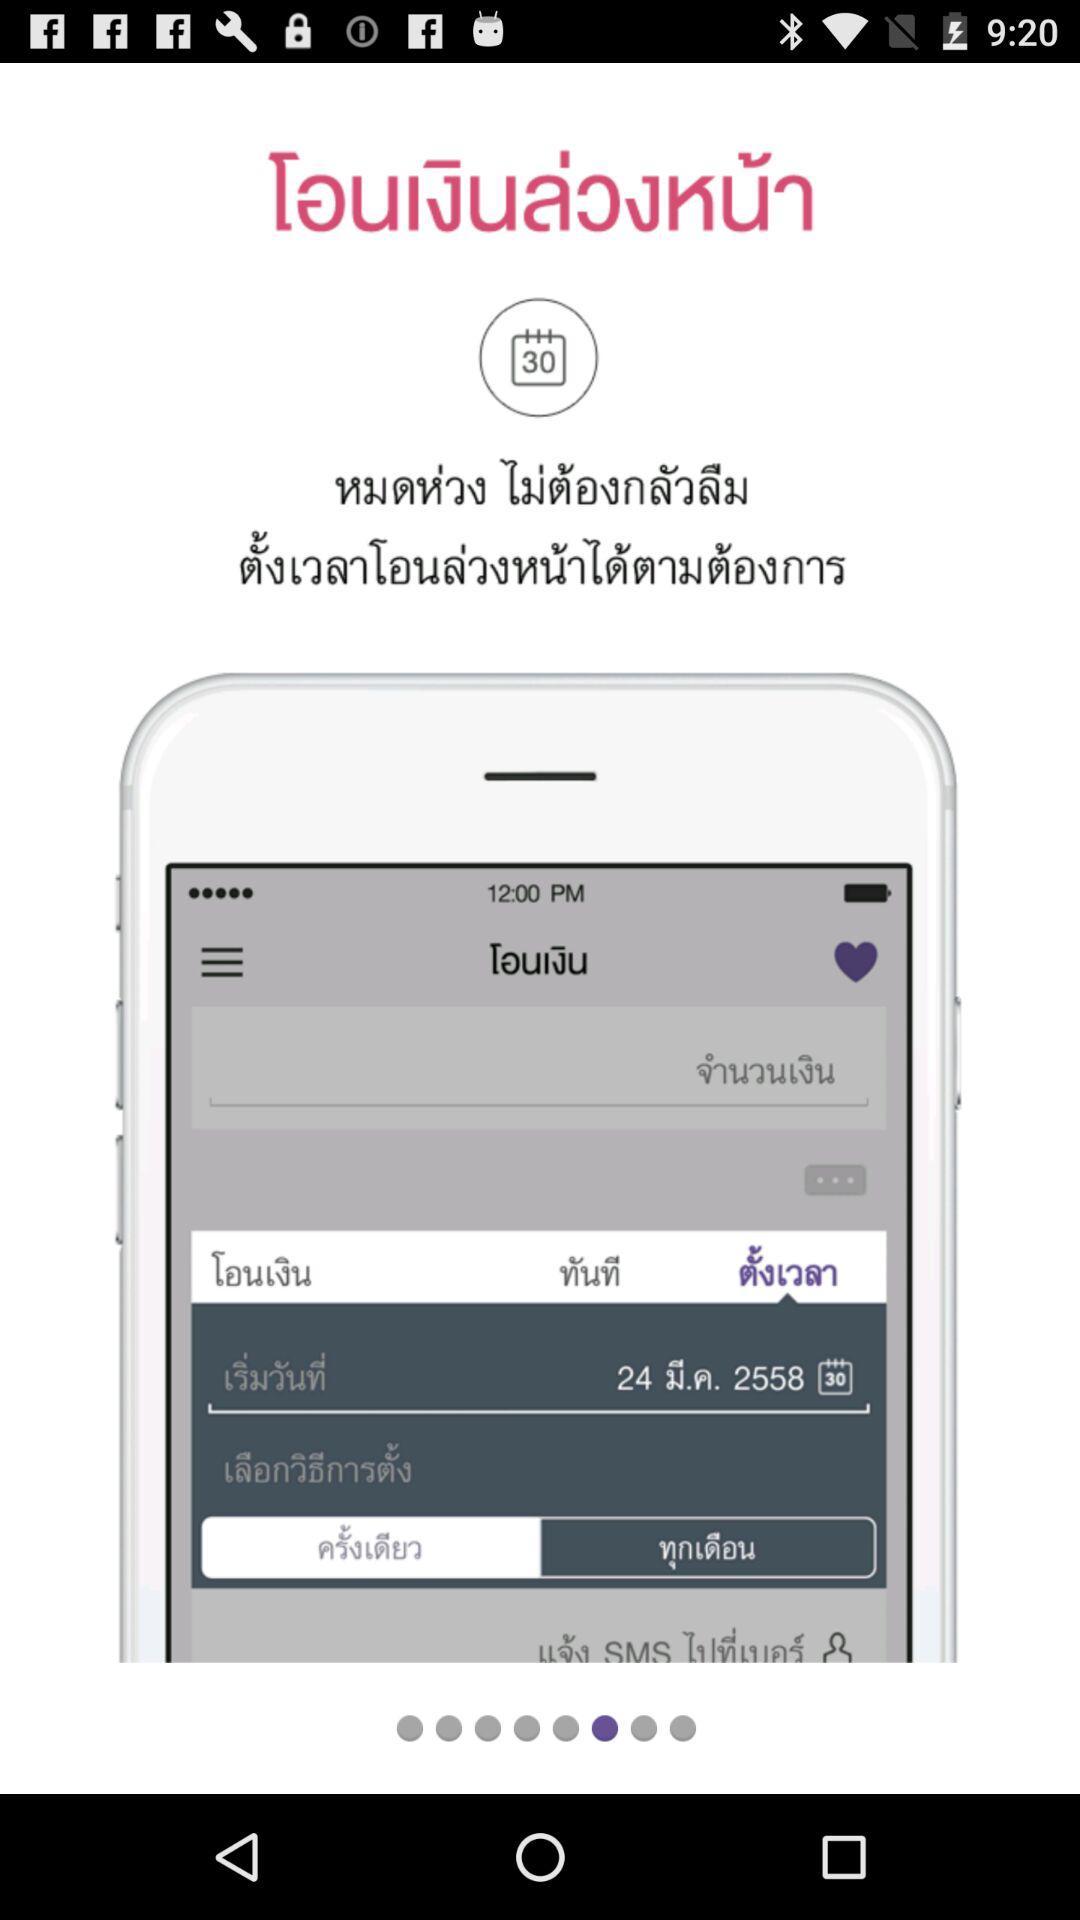 This screenshot has width=1080, height=1920. What do you see at coordinates (447, 1727) in the screenshot?
I see `next` at bounding box center [447, 1727].